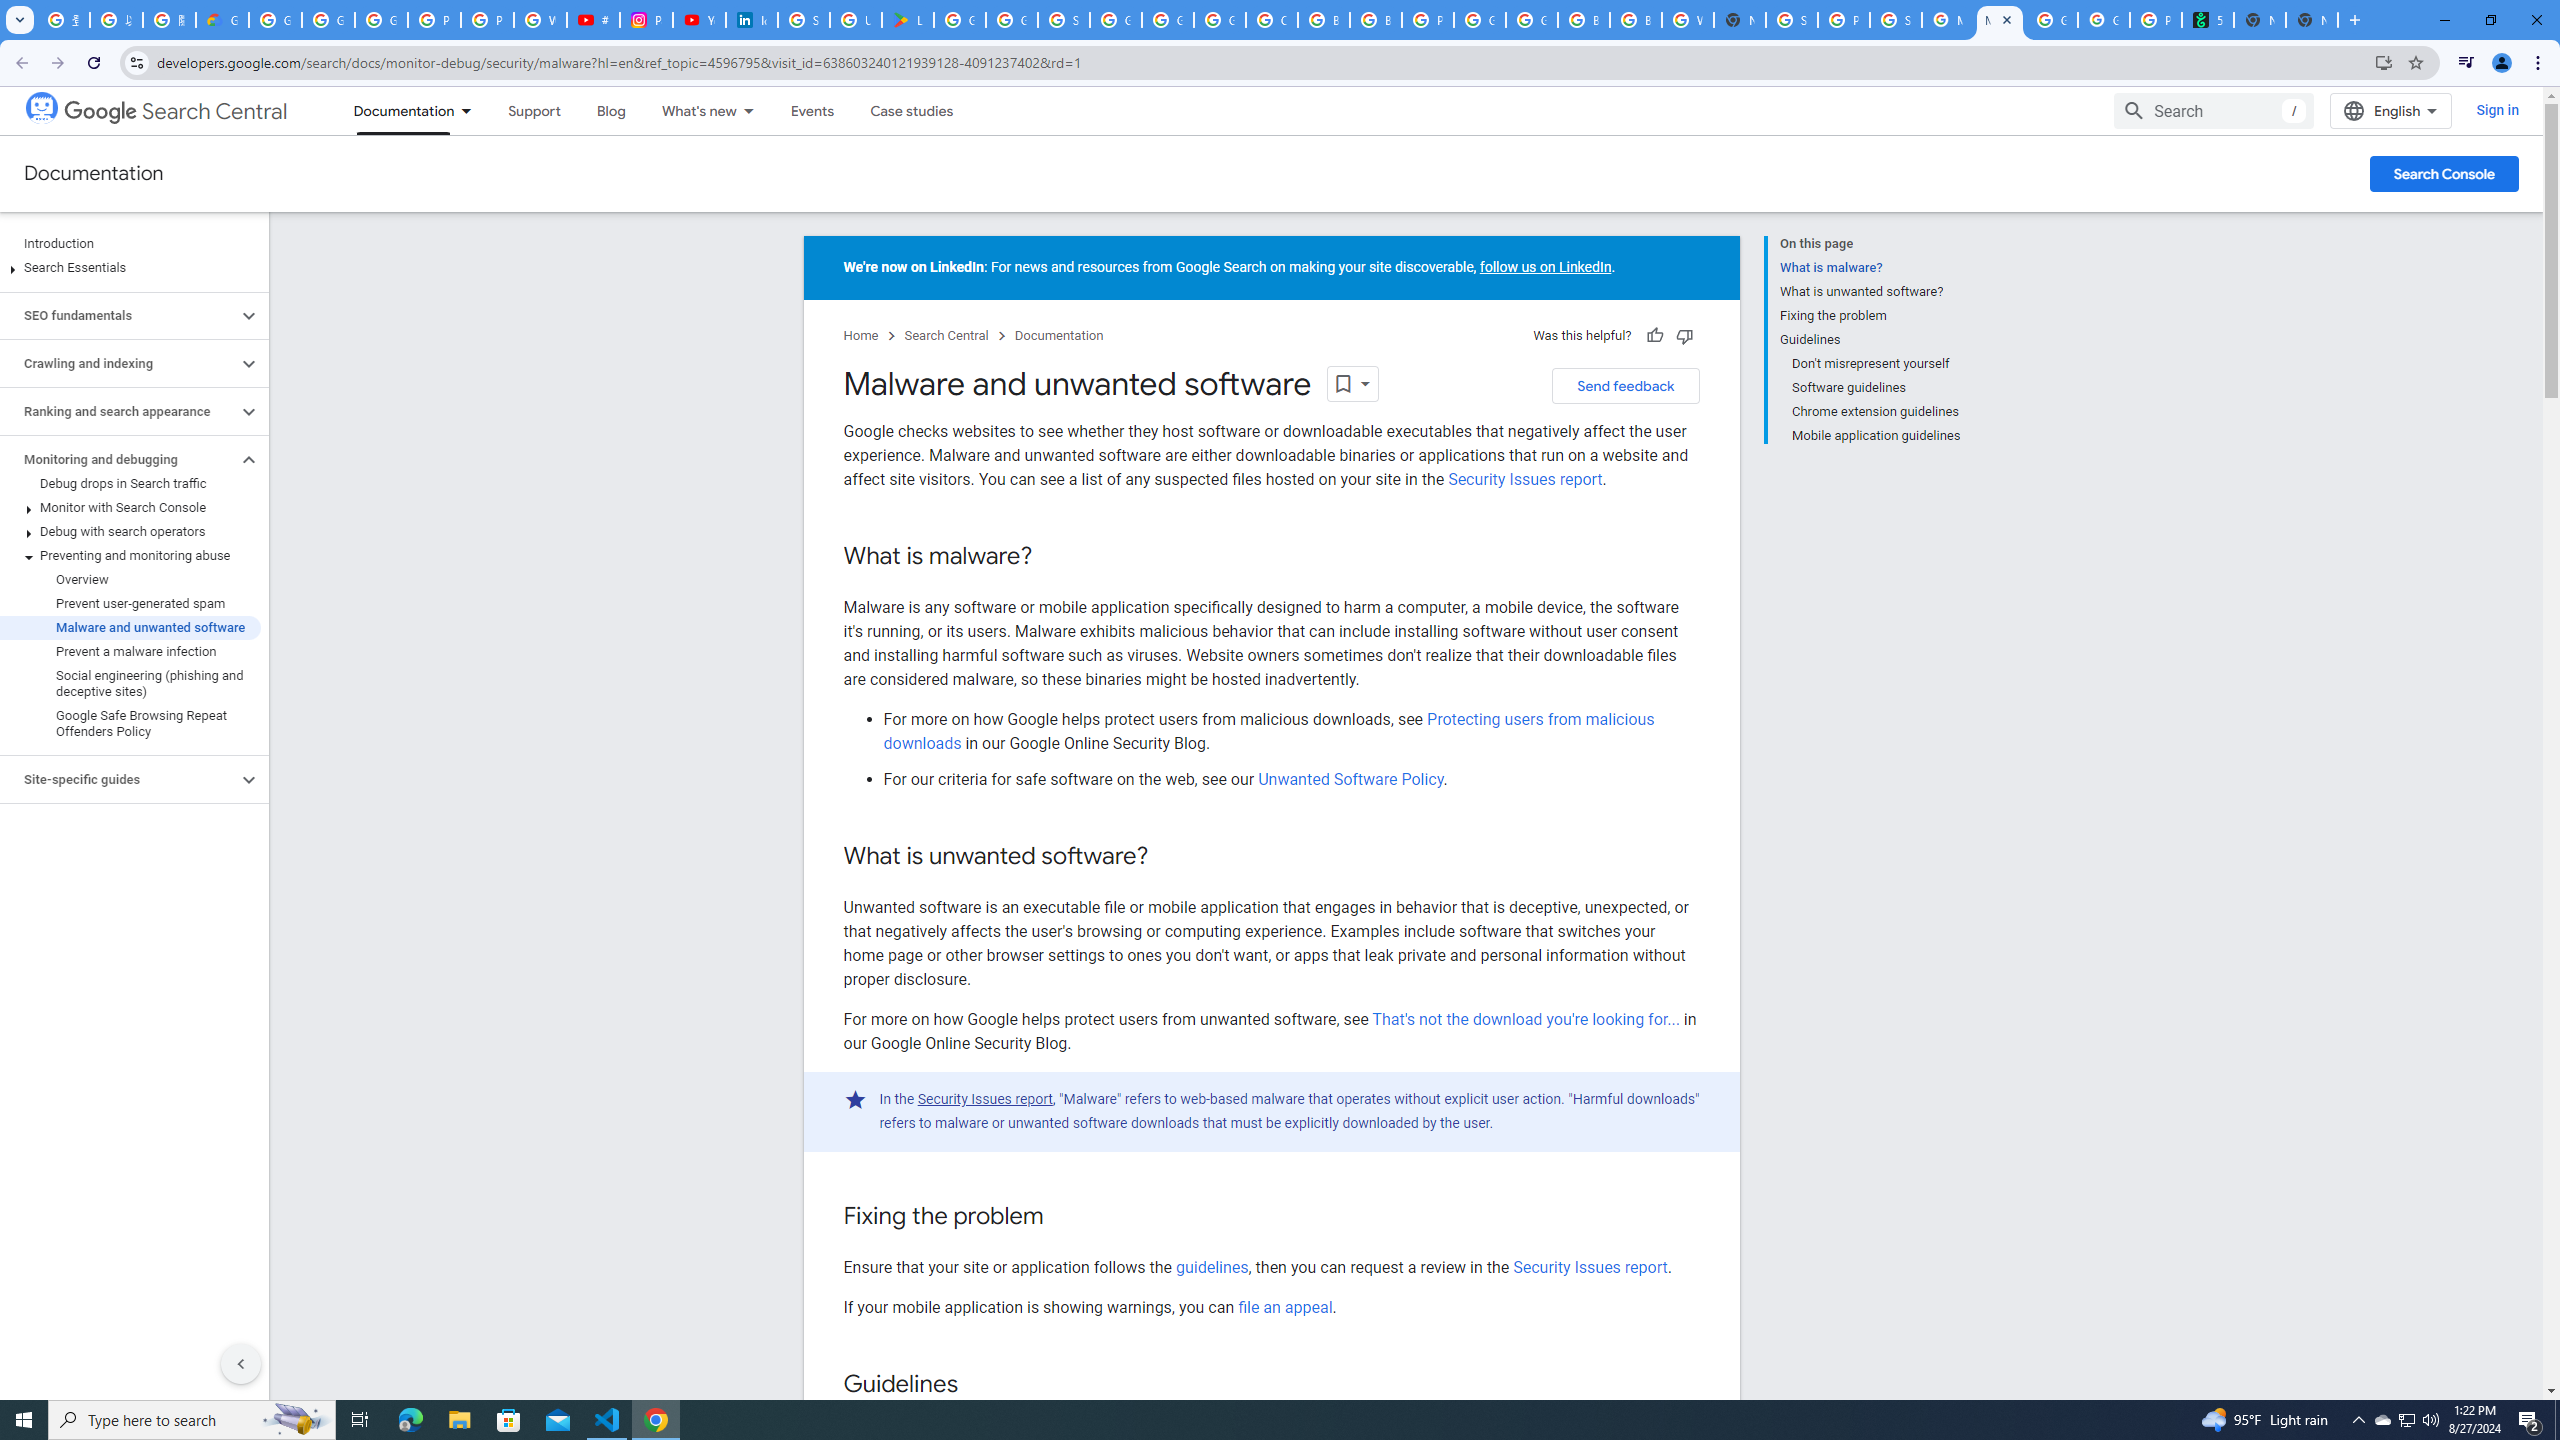  What do you see at coordinates (1582, 19) in the screenshot?
I see `'Browse Chrome as a guest - Computer - Google Chrome Help'` at bounding box center [1582, 19].